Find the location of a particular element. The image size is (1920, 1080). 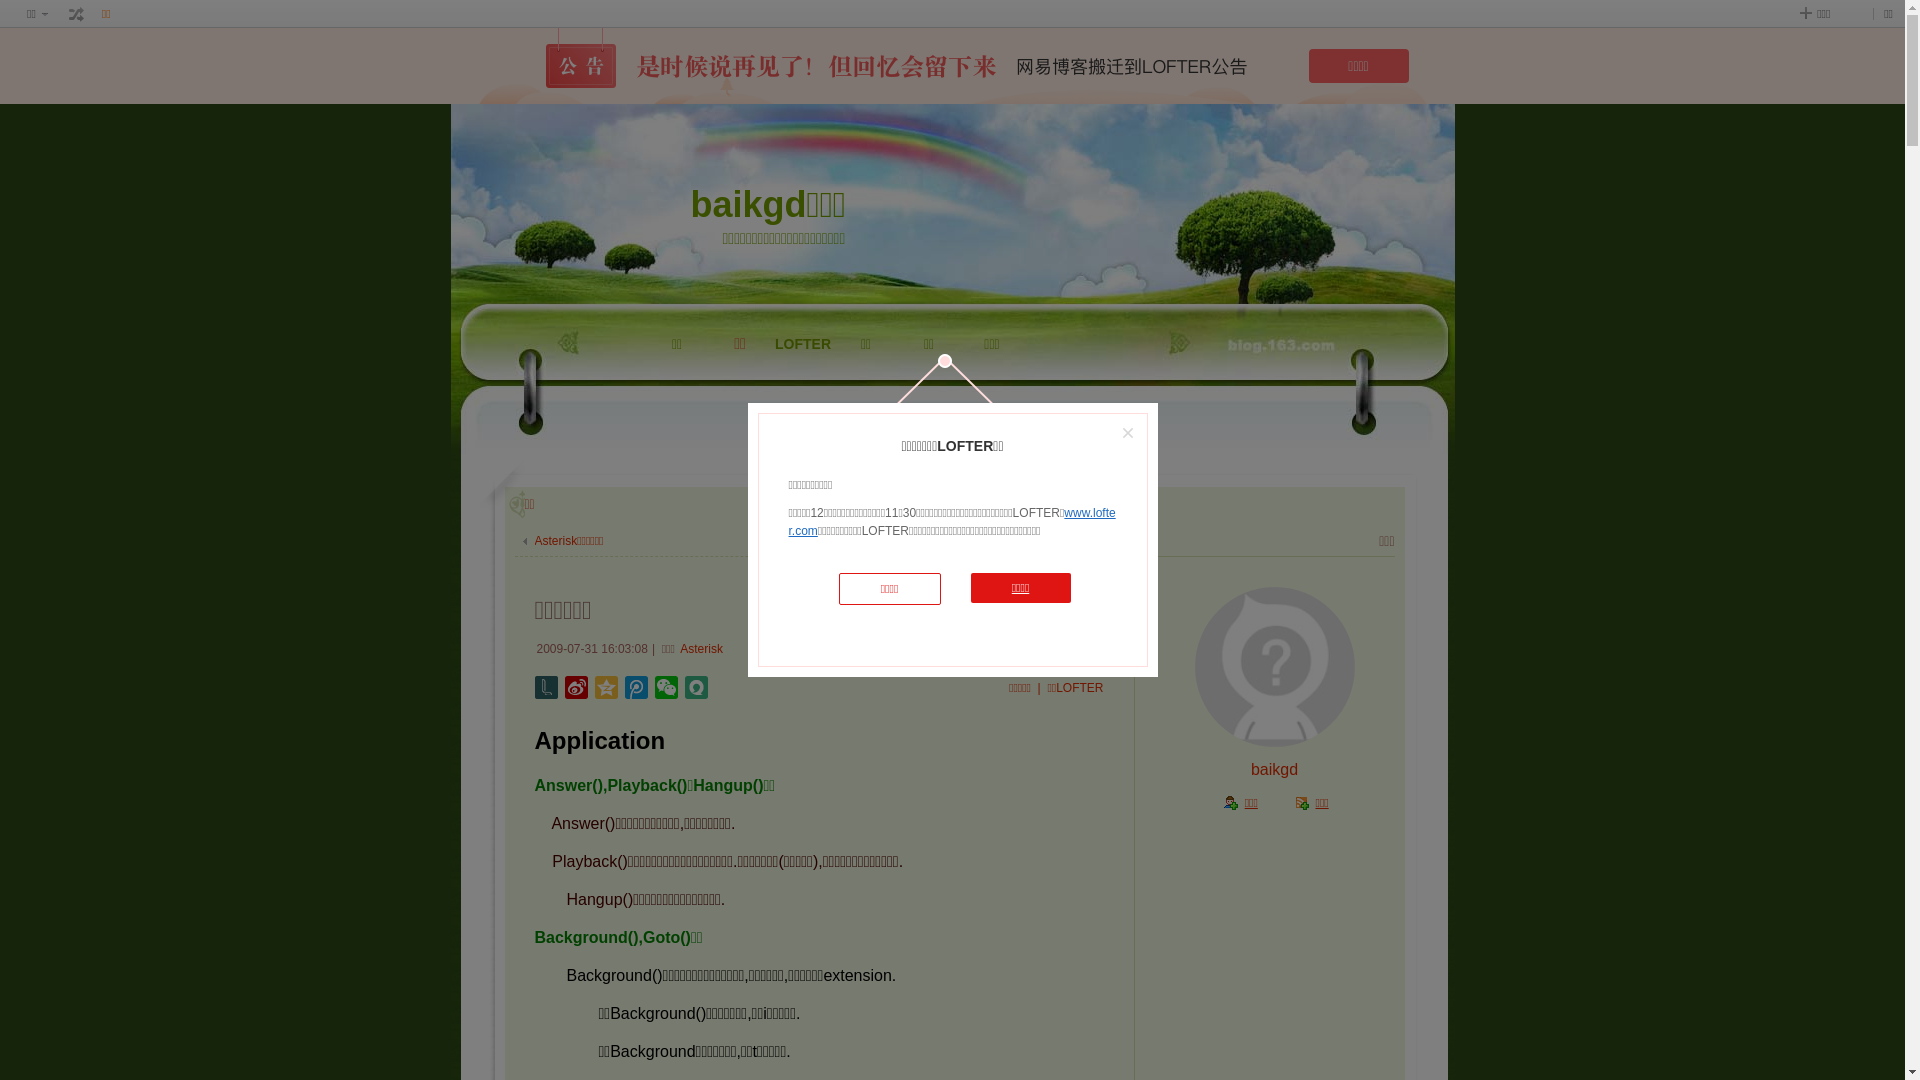

'LOFTER' is located at coordinates (803, 393).